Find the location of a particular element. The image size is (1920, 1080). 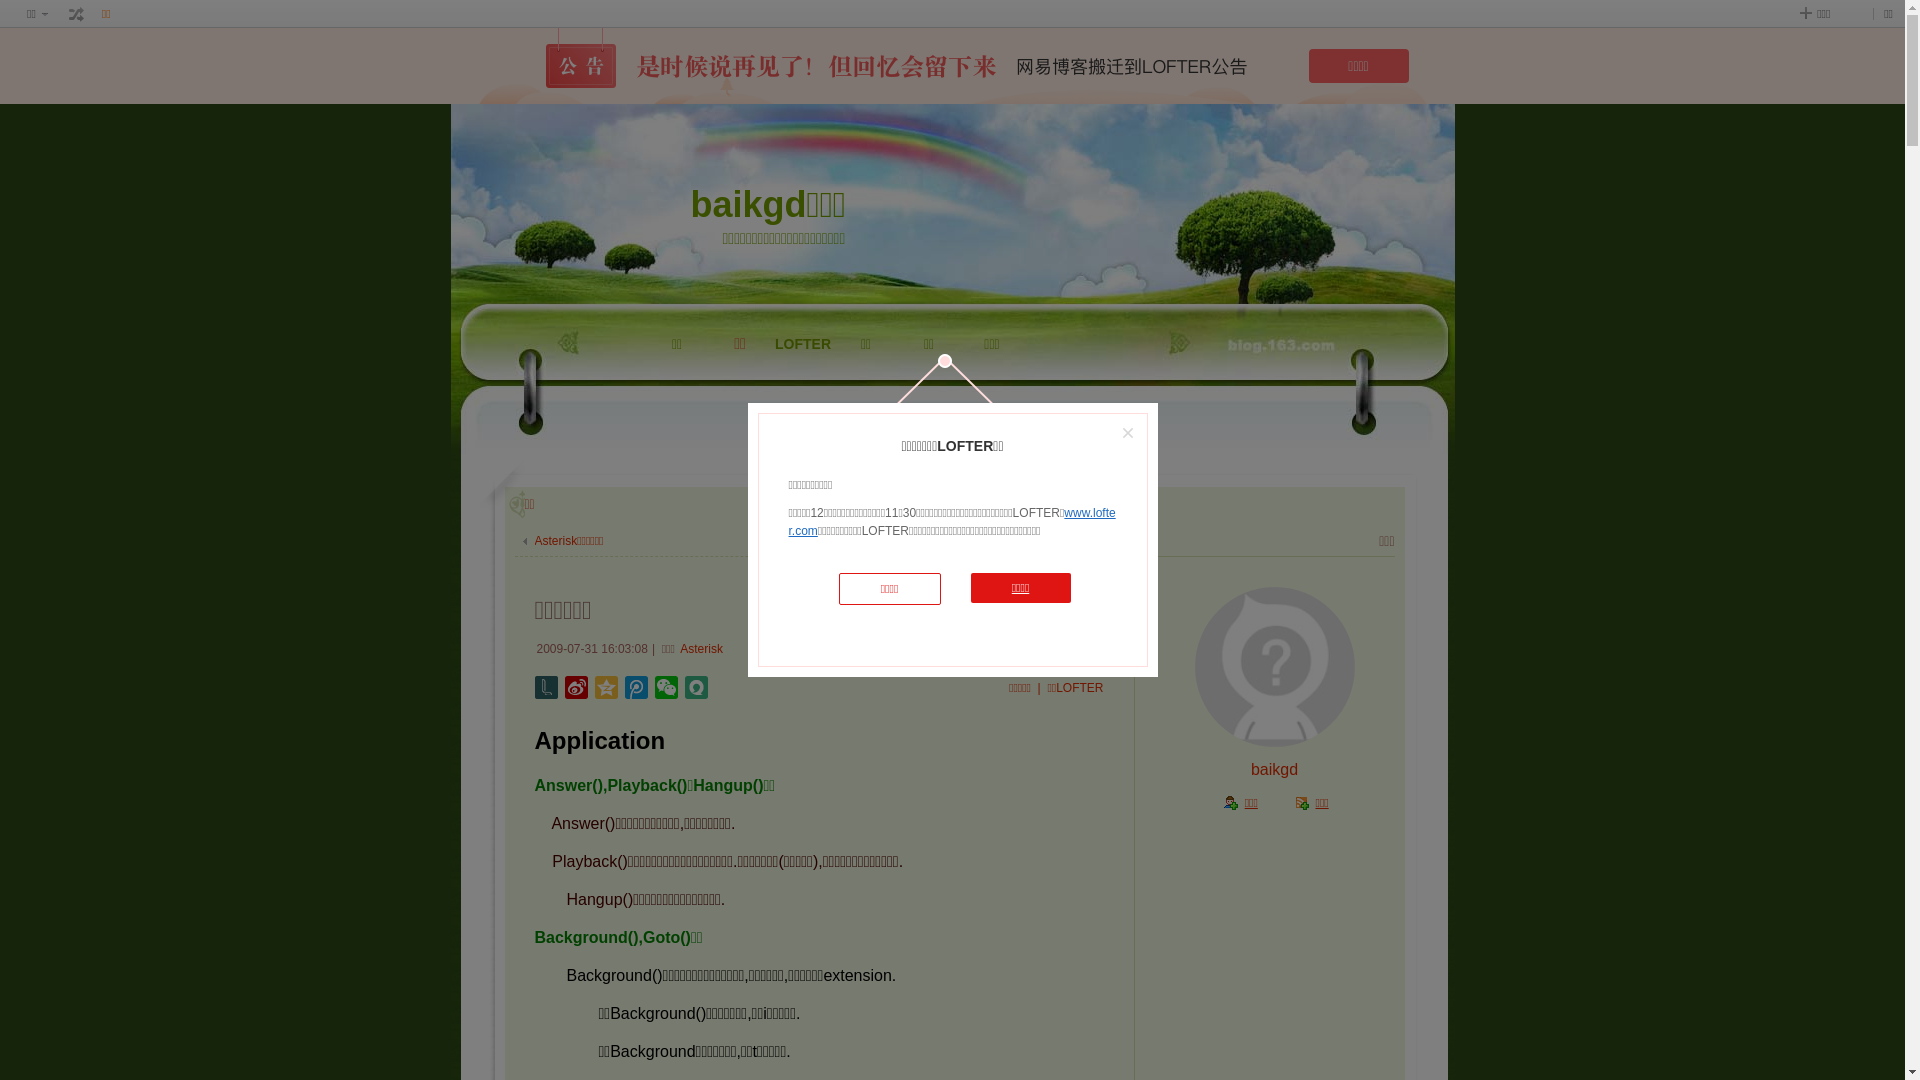

'LOFTER' is located at coordinates (803, 393).